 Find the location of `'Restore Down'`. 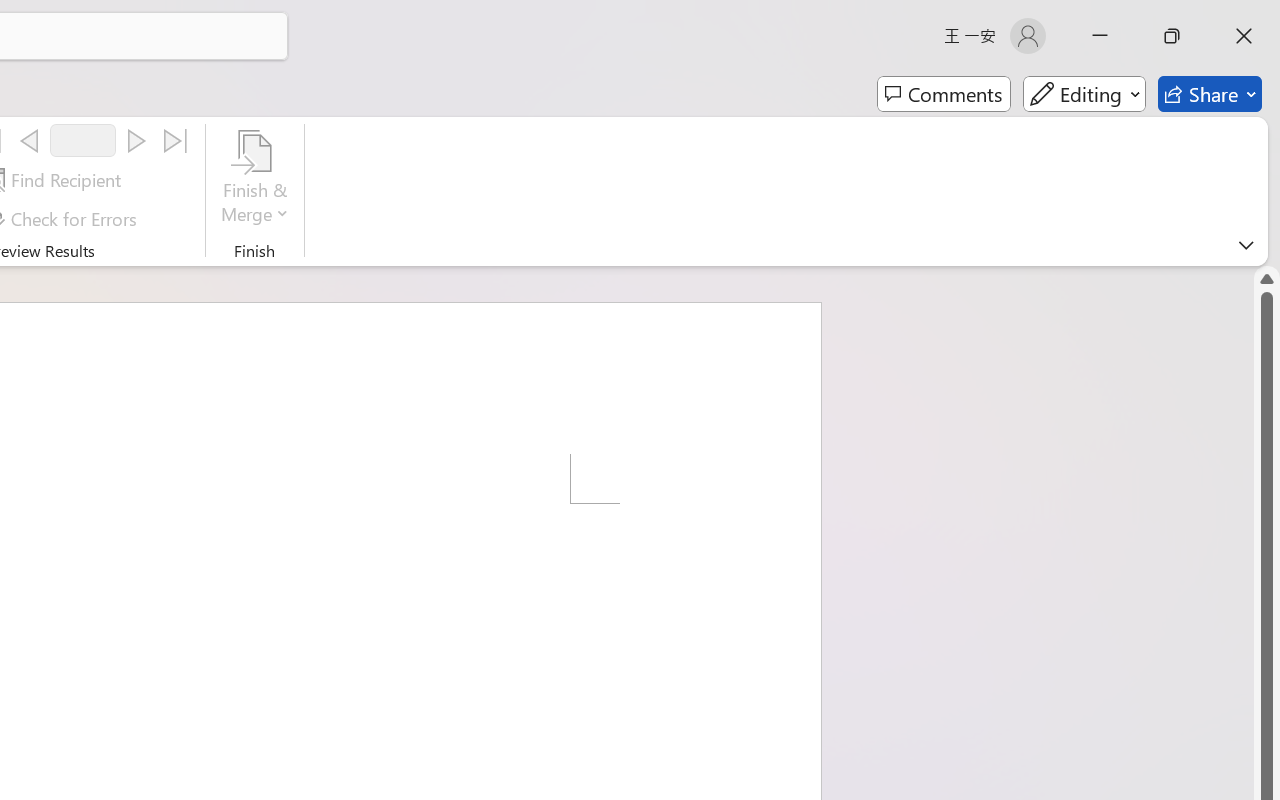

'Restore Down' is located at coordinates (1172, 35).